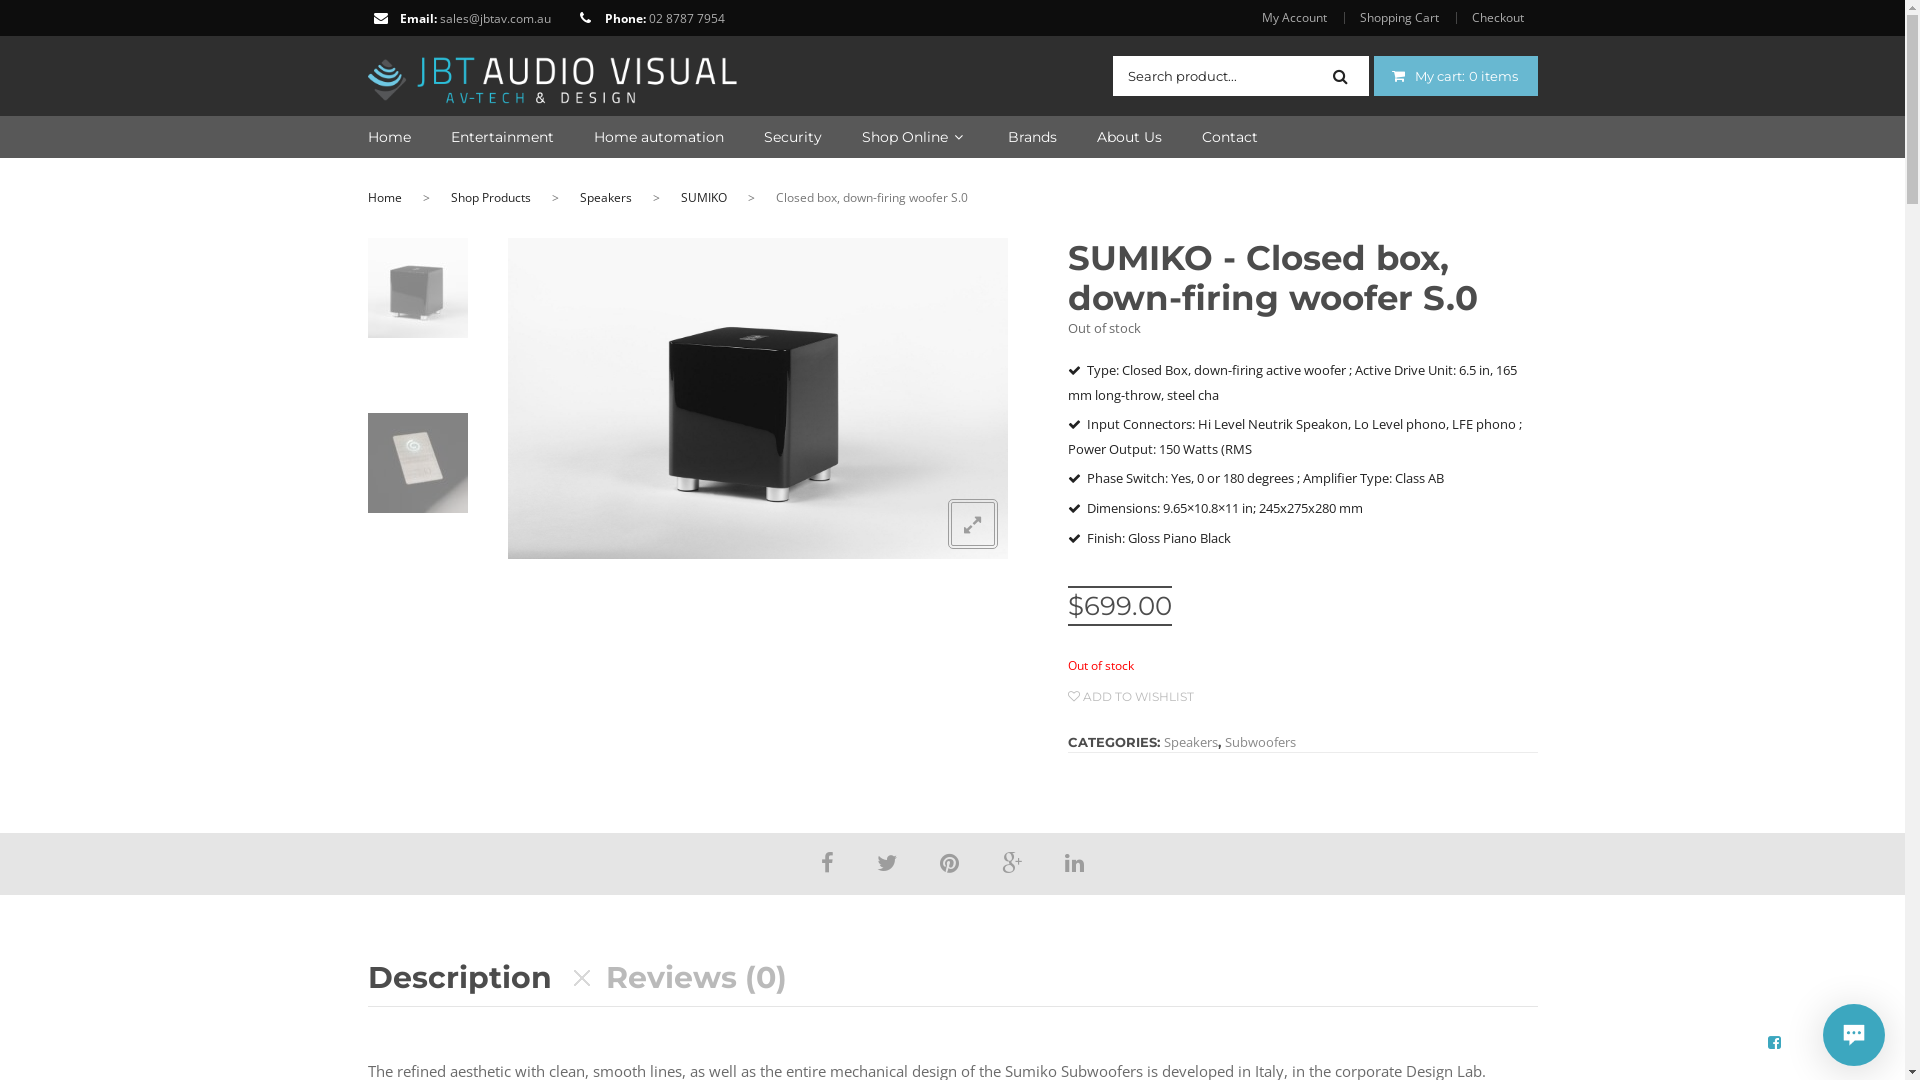  Describe the element at coordinates (439, 18) in the screenshot. I see `'sales@jbtav.com.au'` at that location.